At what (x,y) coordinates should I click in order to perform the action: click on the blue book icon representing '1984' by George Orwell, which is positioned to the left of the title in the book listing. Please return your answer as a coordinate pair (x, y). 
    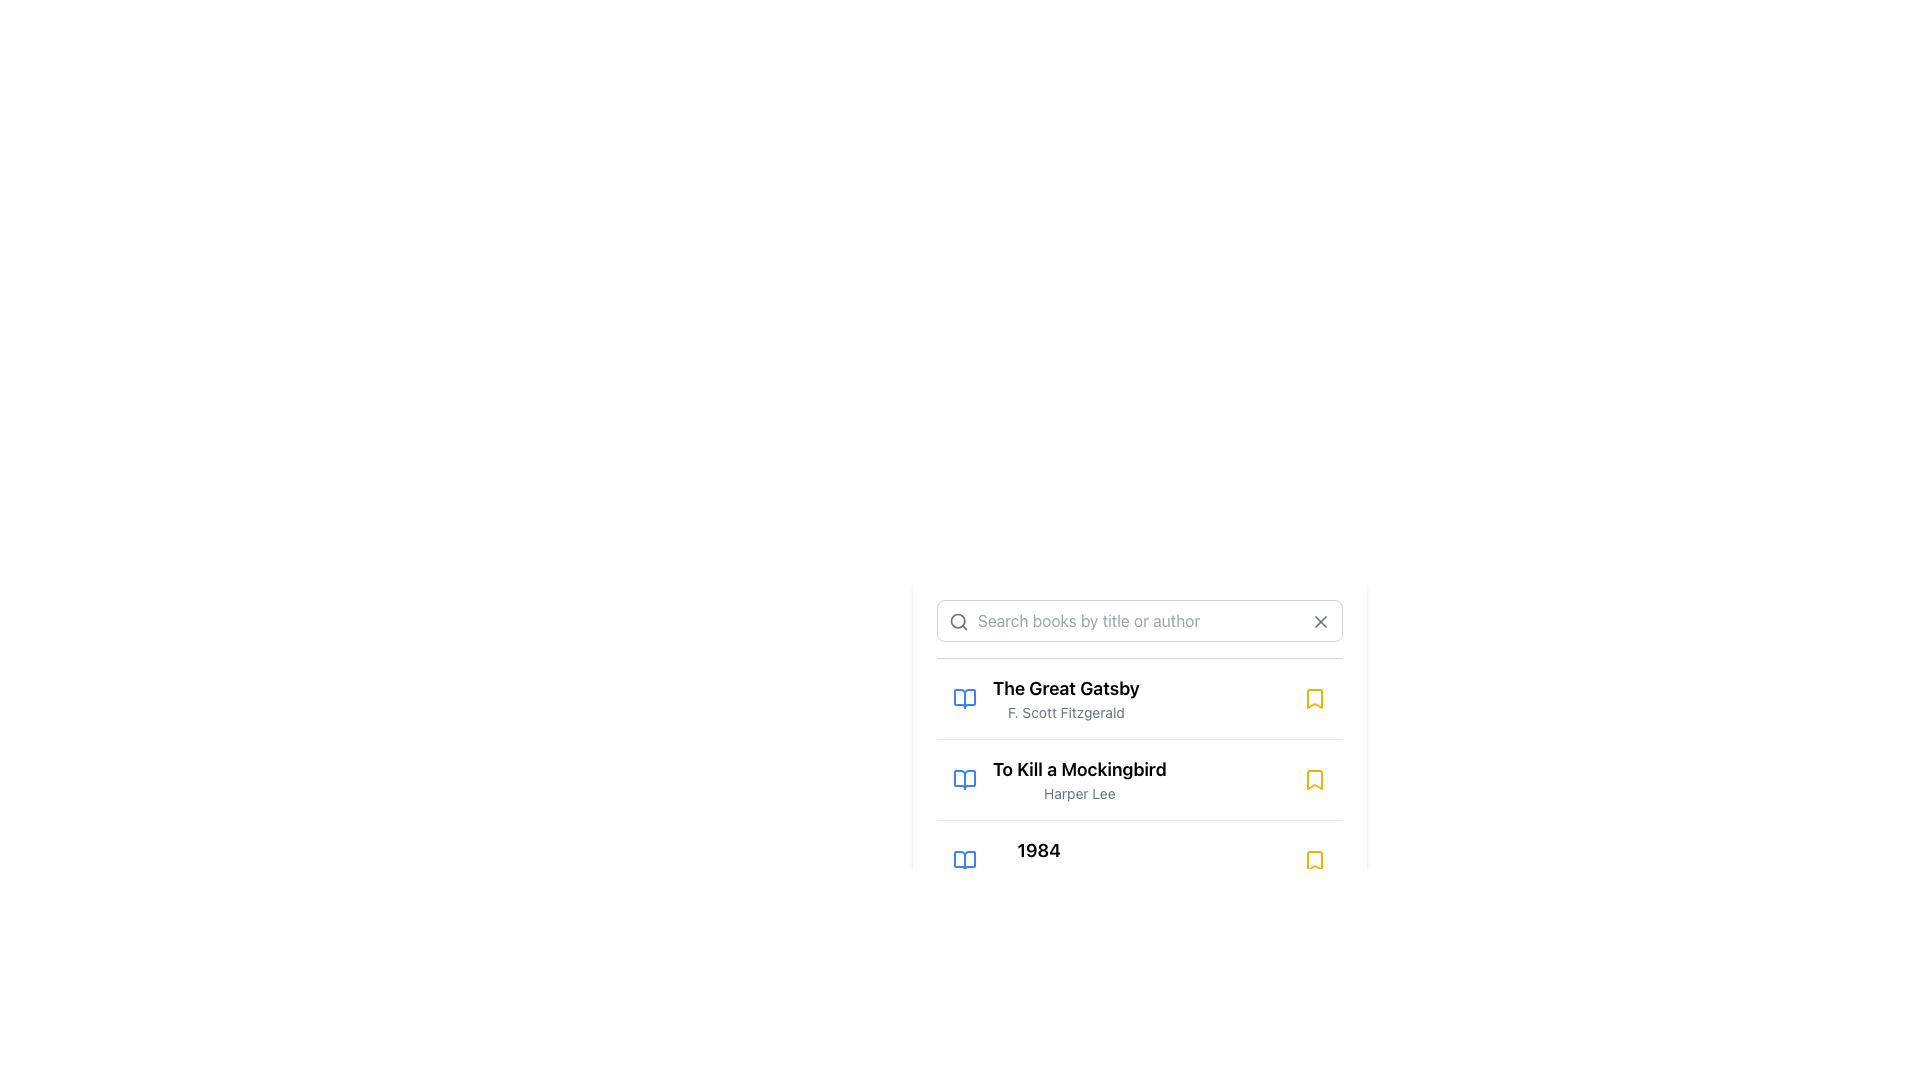
    Looking at the image, I should click on (964, 859).